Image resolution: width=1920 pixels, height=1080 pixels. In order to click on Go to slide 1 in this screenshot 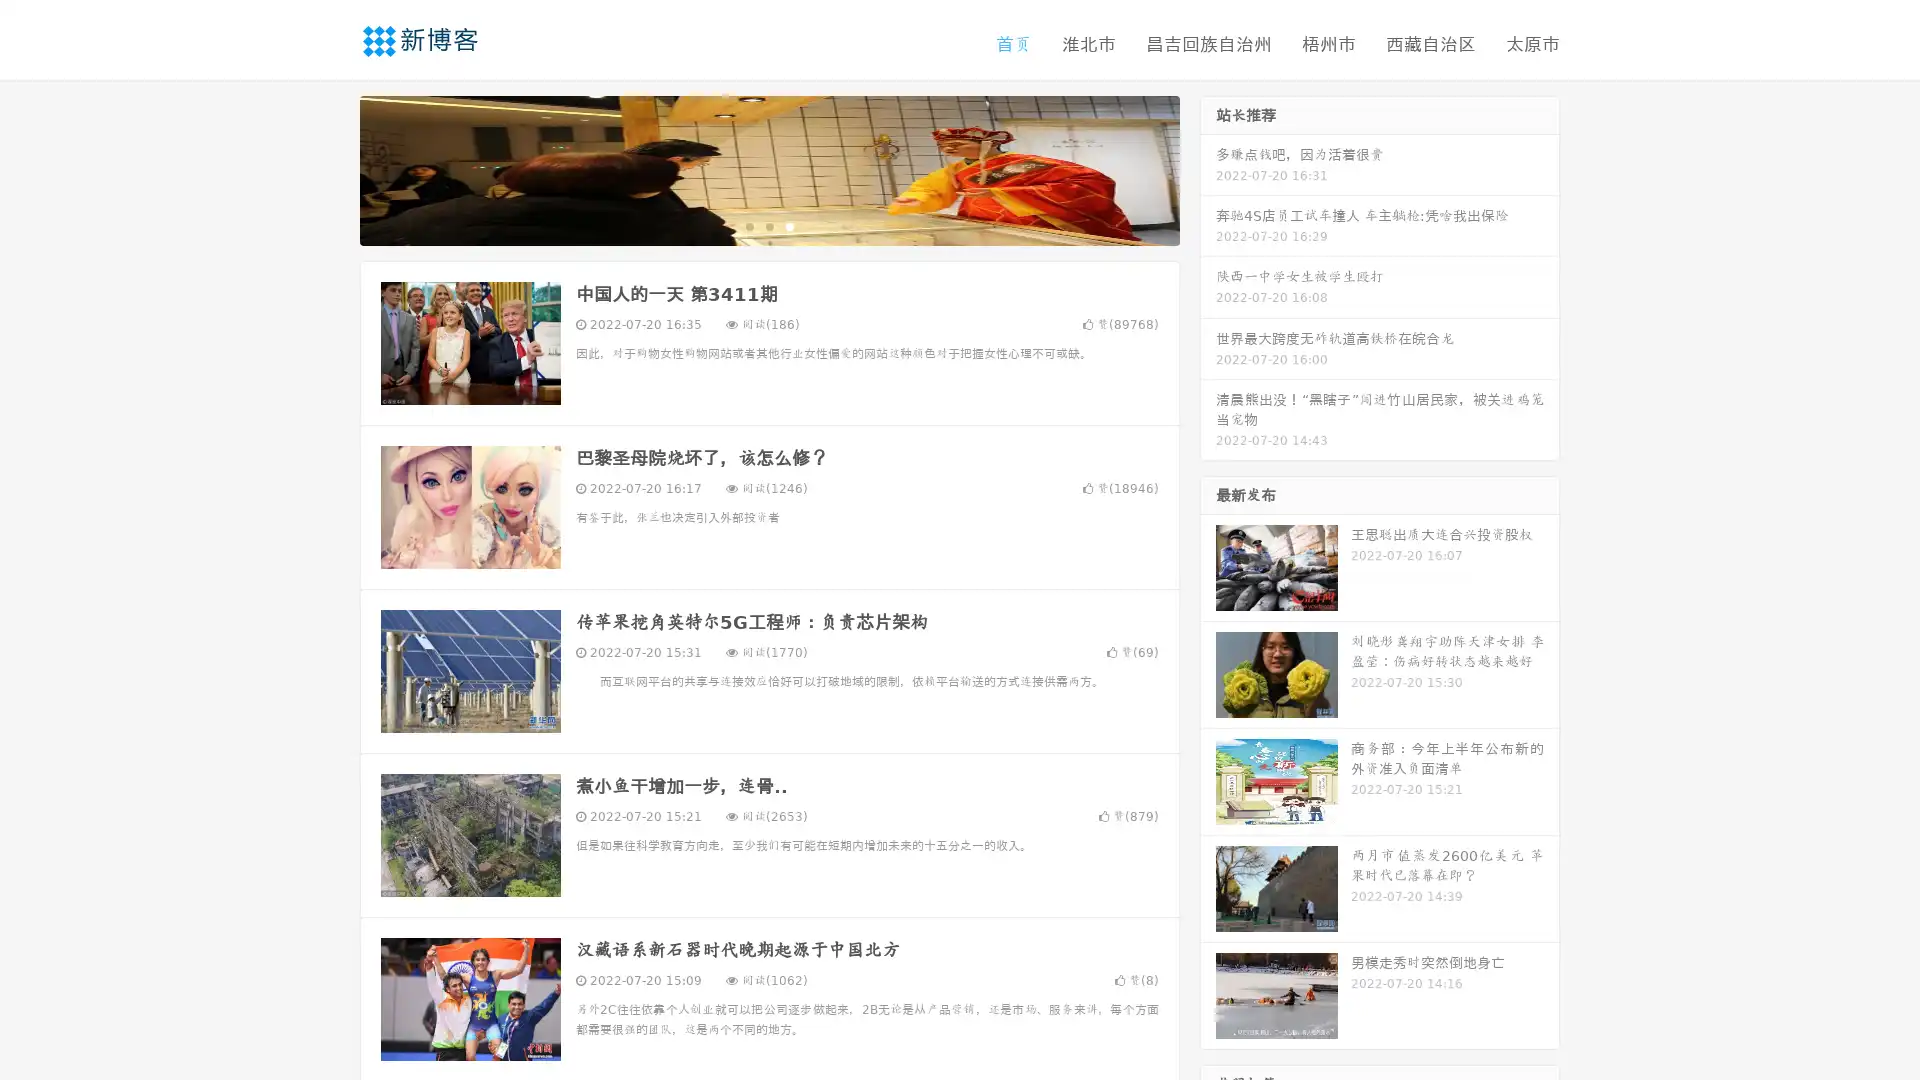, I will do `click(748, 225)`.